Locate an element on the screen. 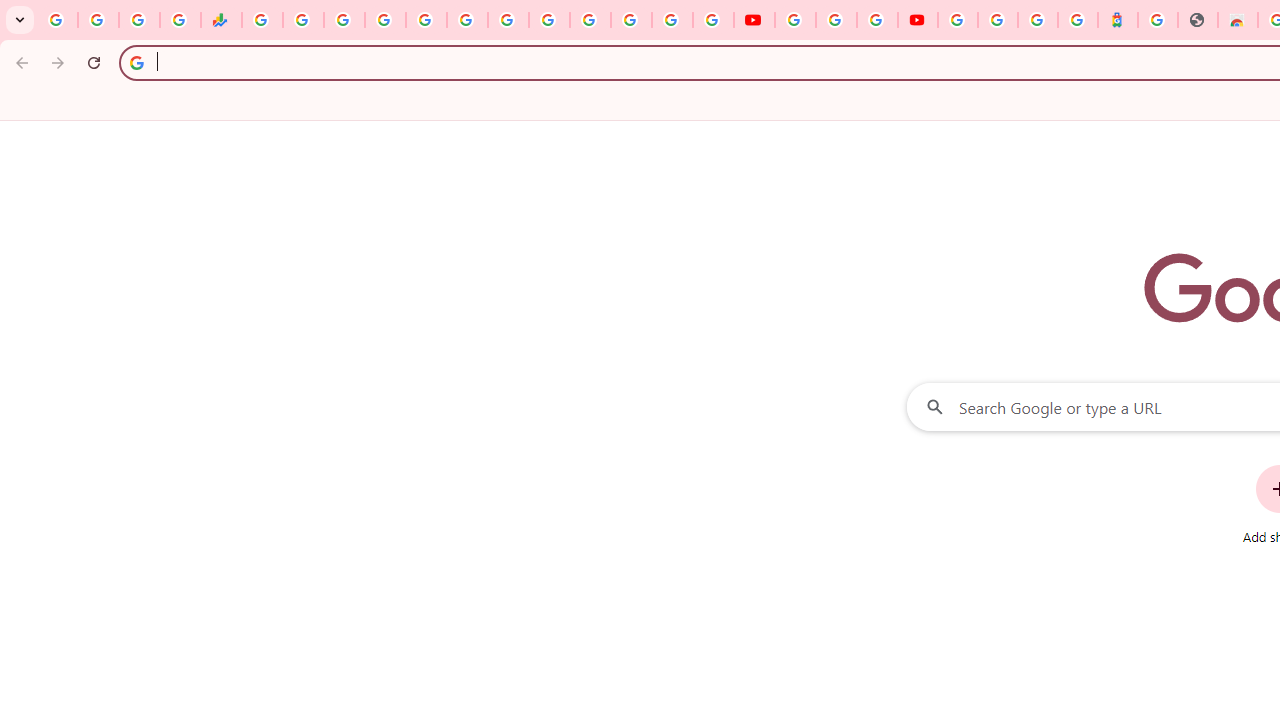 This screenshot has height=720, width=1280. 'Google Account Help' is located at coordinates (836, 20).